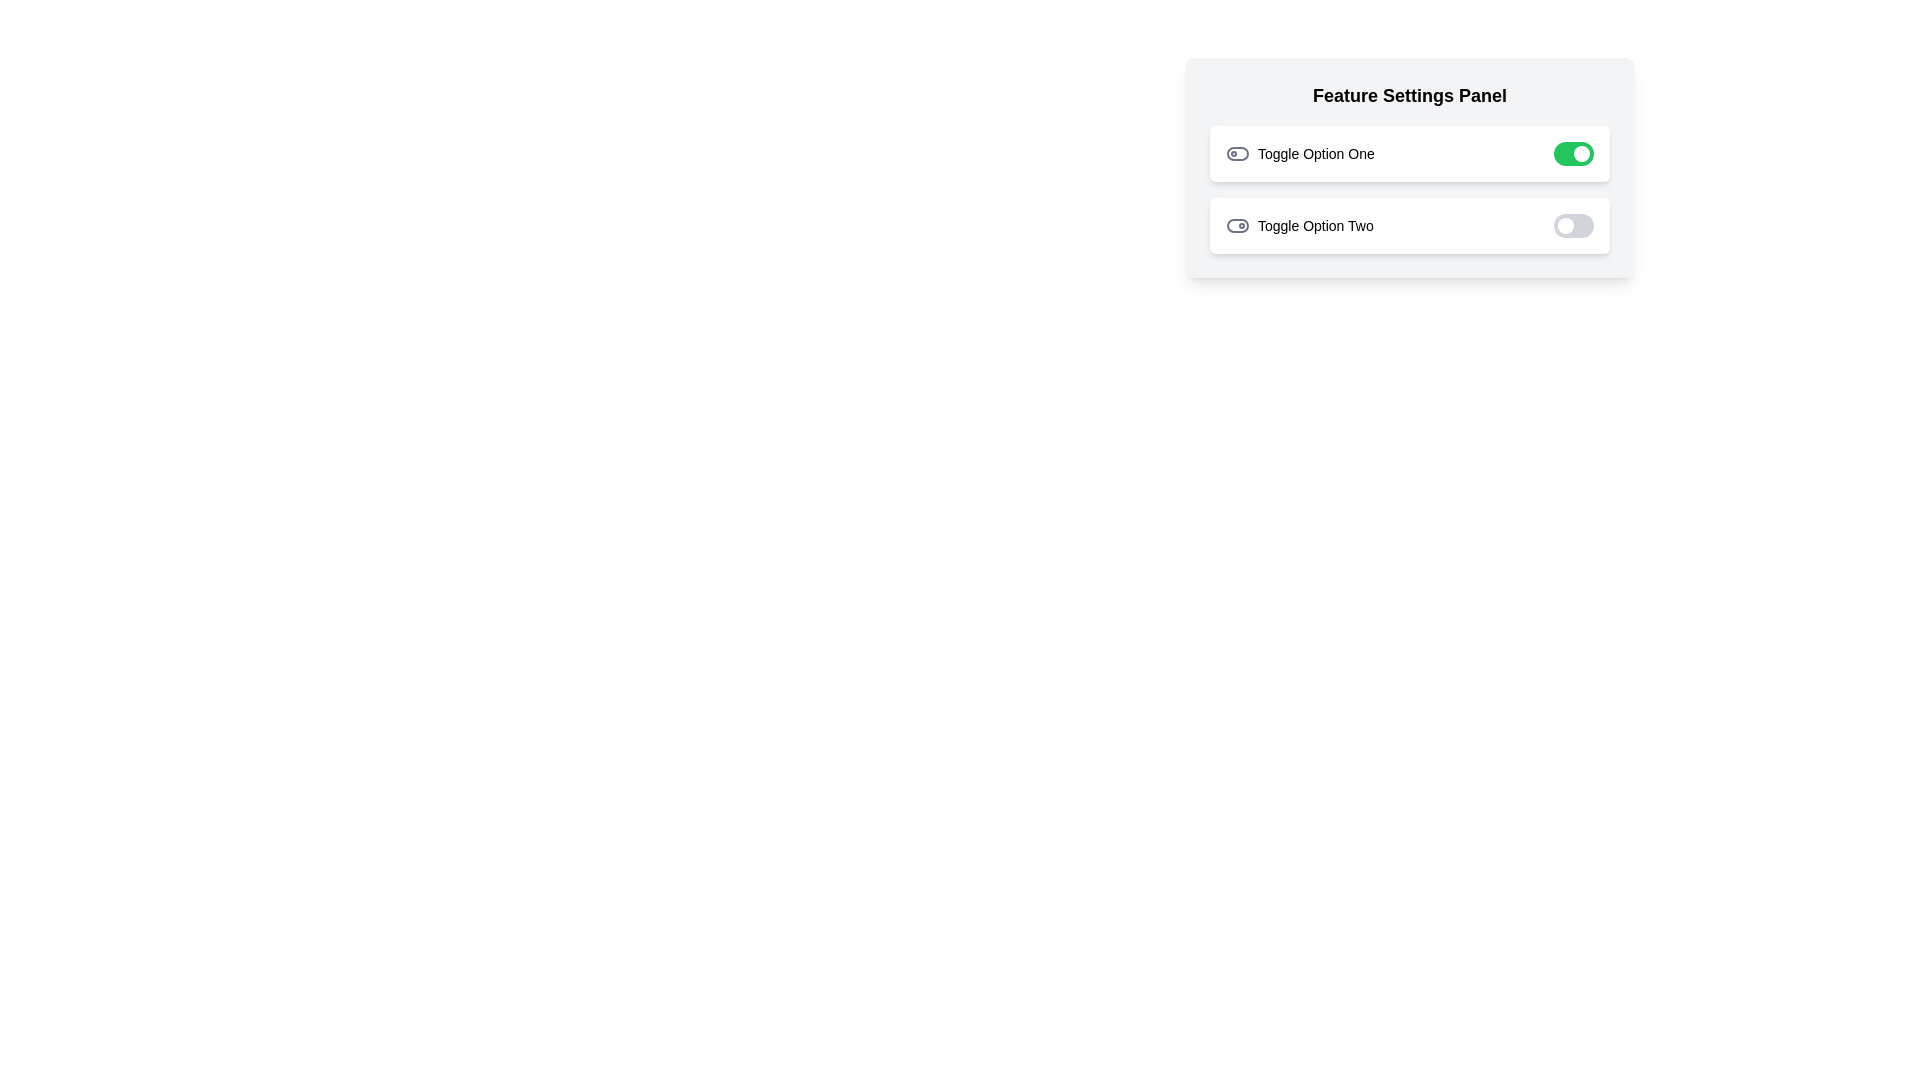  Describe the element at coordinates (1409, 225) in the screenshot. I see `the 'Toggle Option Two' switch` at that location.